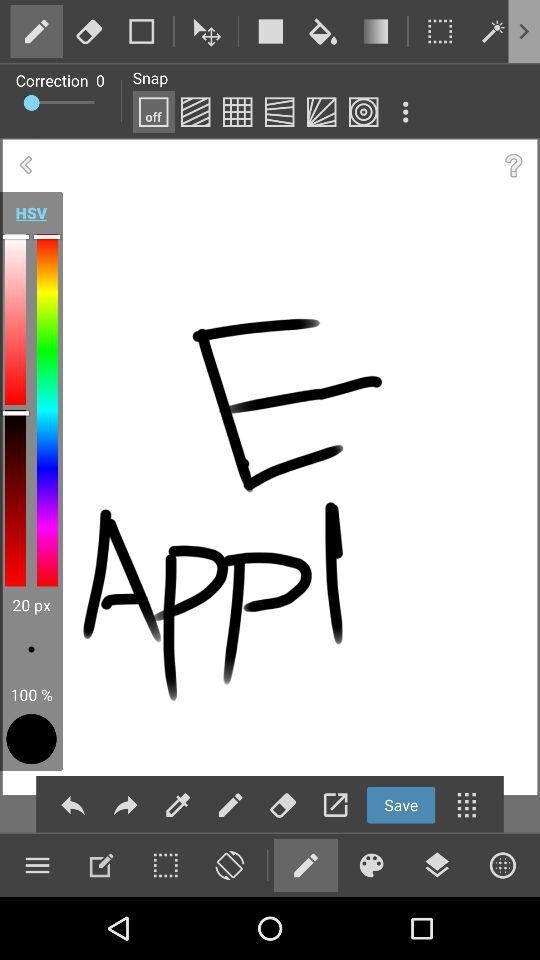 Image resolution: width=540 pixels, height=960 pixels. What do you see at coordinates (405, 112) in the screenshot?
I see `the more icon` at bounding box center [405, 112].